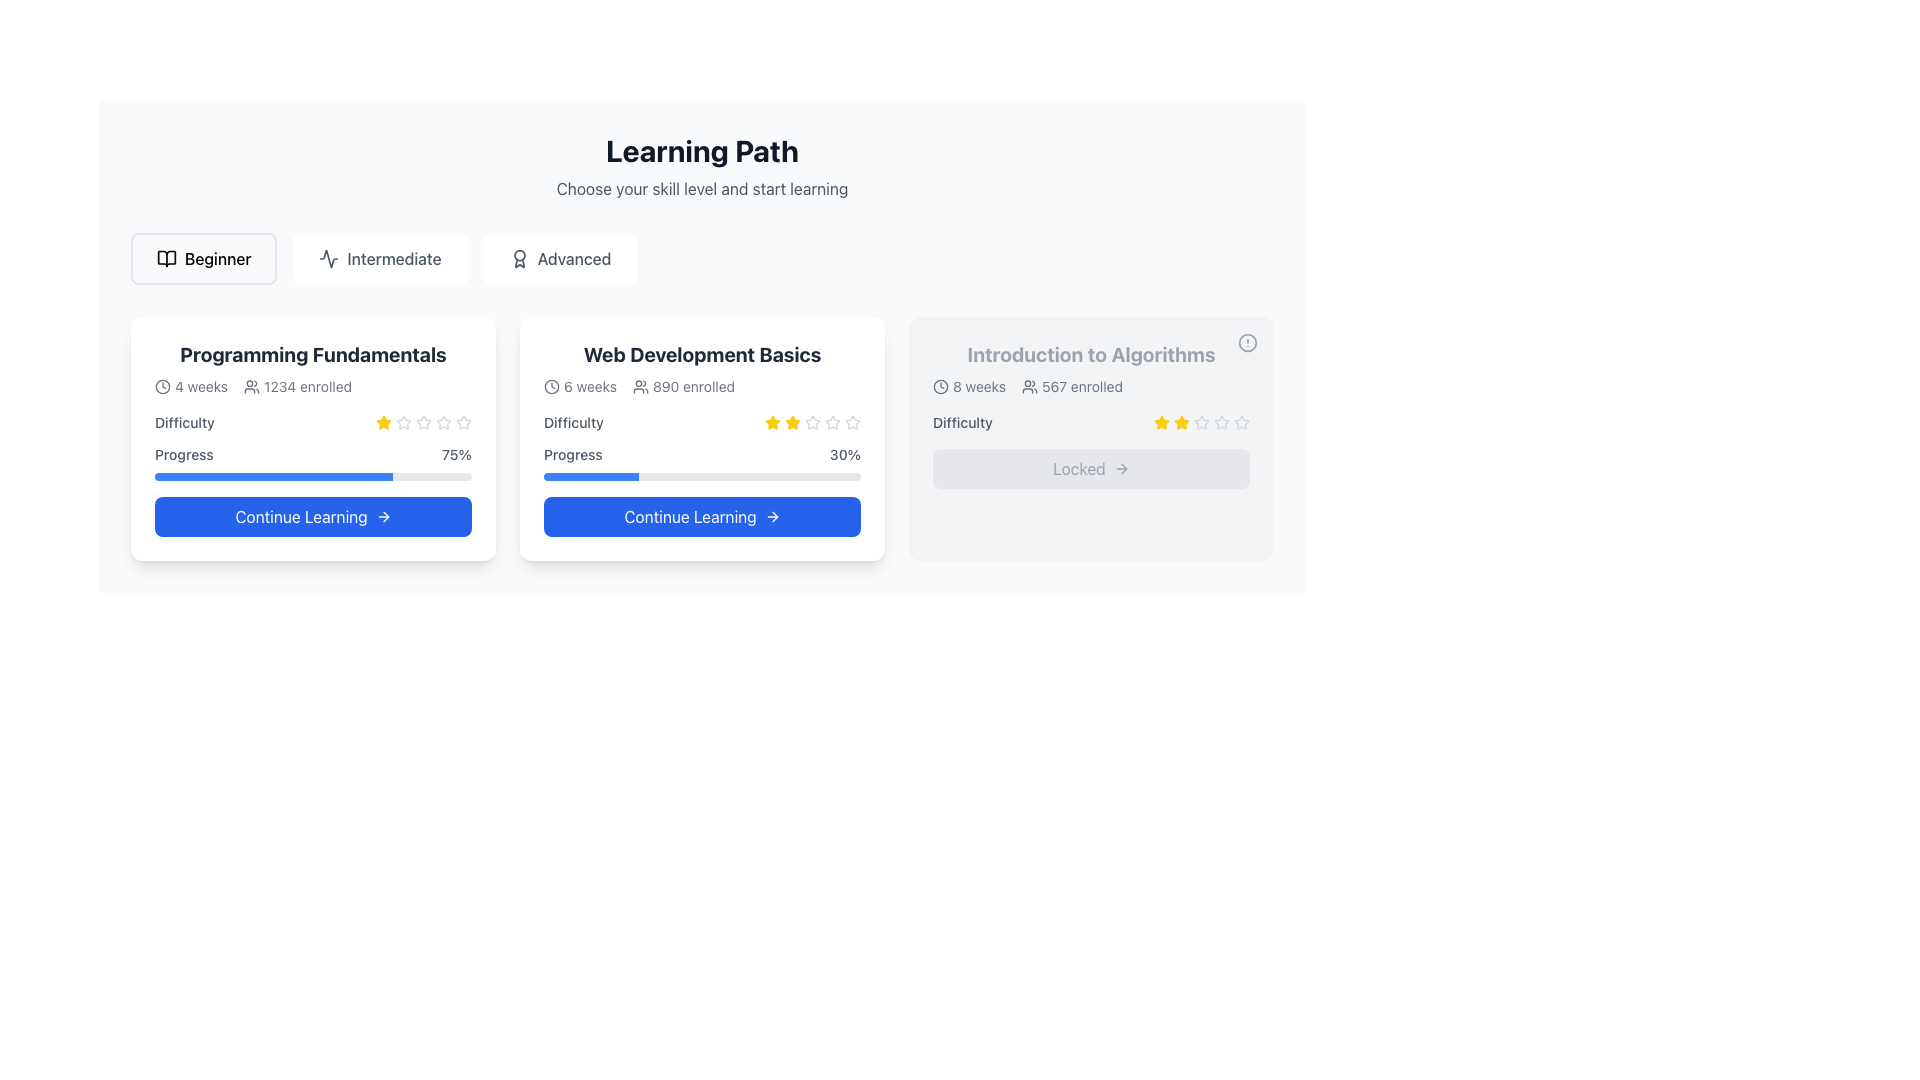 This screenshot has width=1920, height=1080. What do you see at coordinates (312, 438) in the screenshot?
I see `the stars in the first informational card widget to check the difficulty levels of the online course` at bounding box center [312, 438].